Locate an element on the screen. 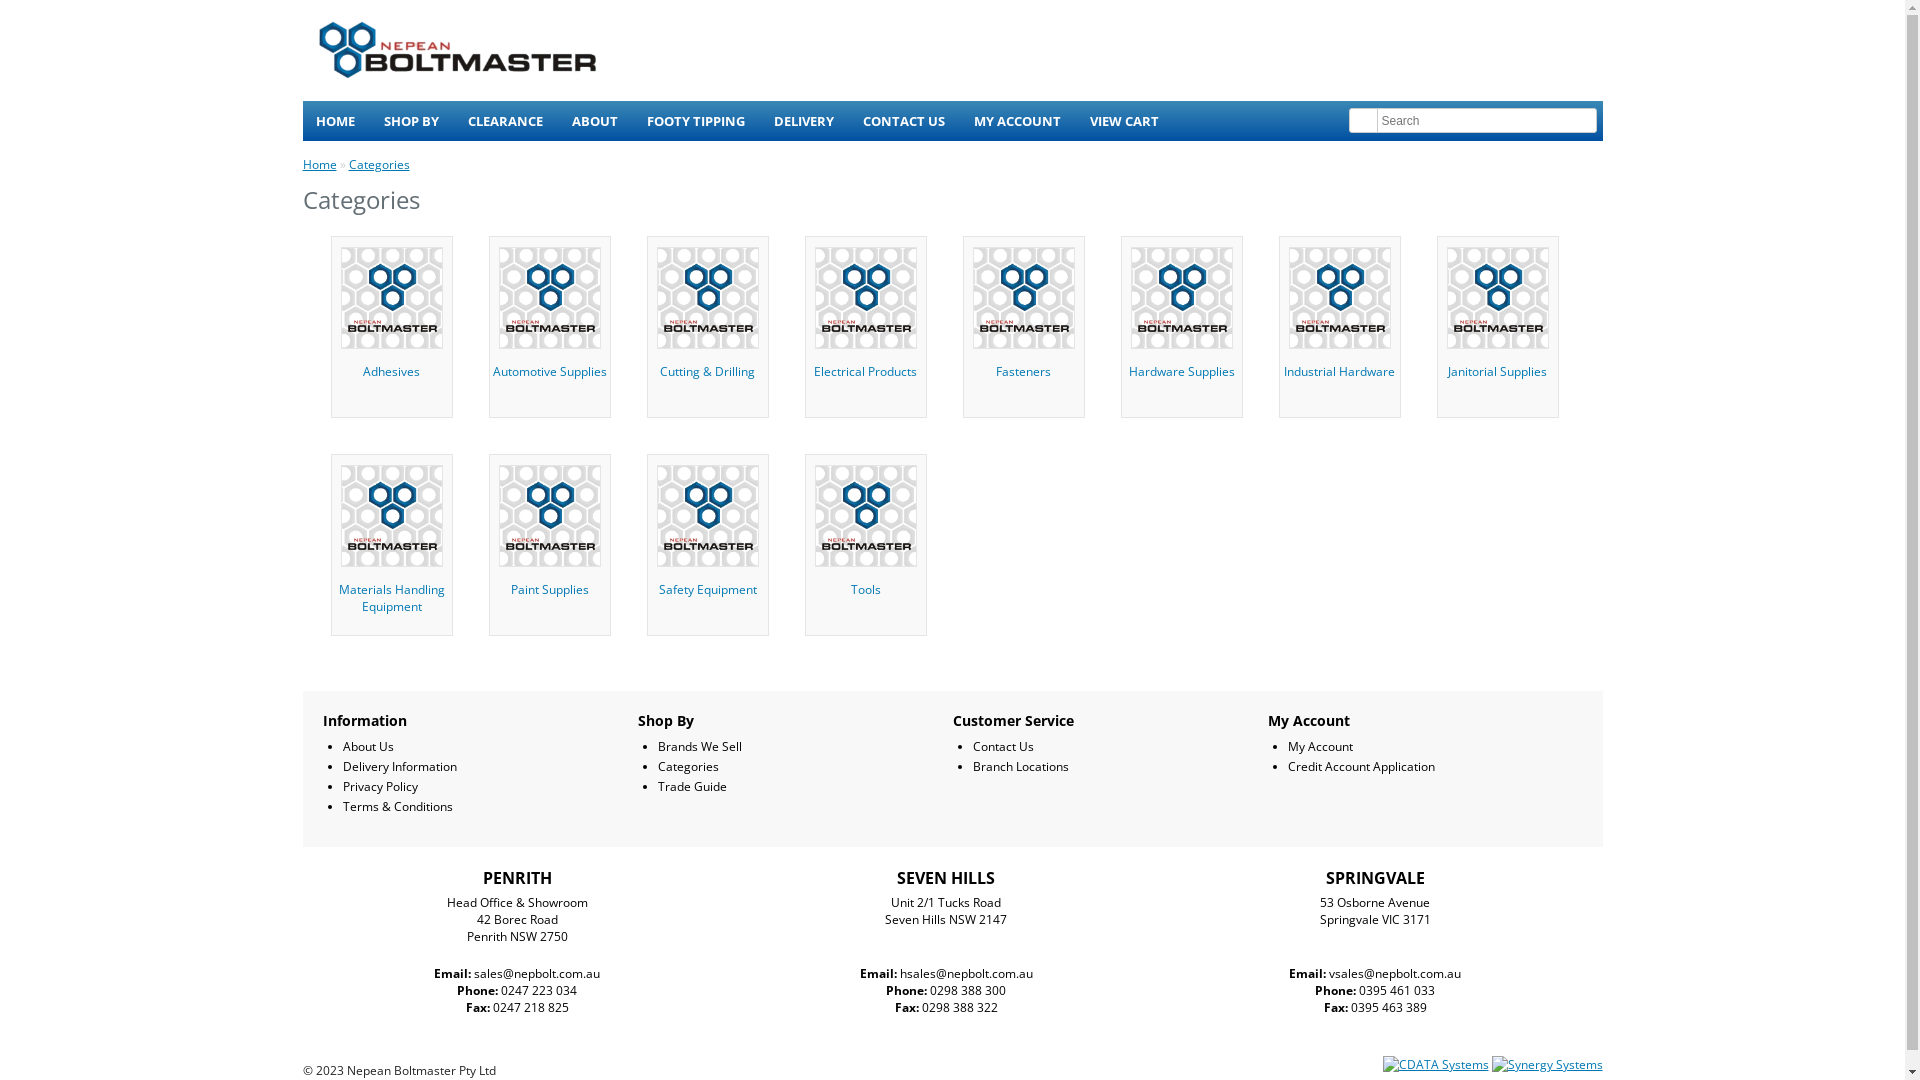 This screenshot has width=1920, height=1080. 'DELIVERY' is located at coordinates (802, 120).